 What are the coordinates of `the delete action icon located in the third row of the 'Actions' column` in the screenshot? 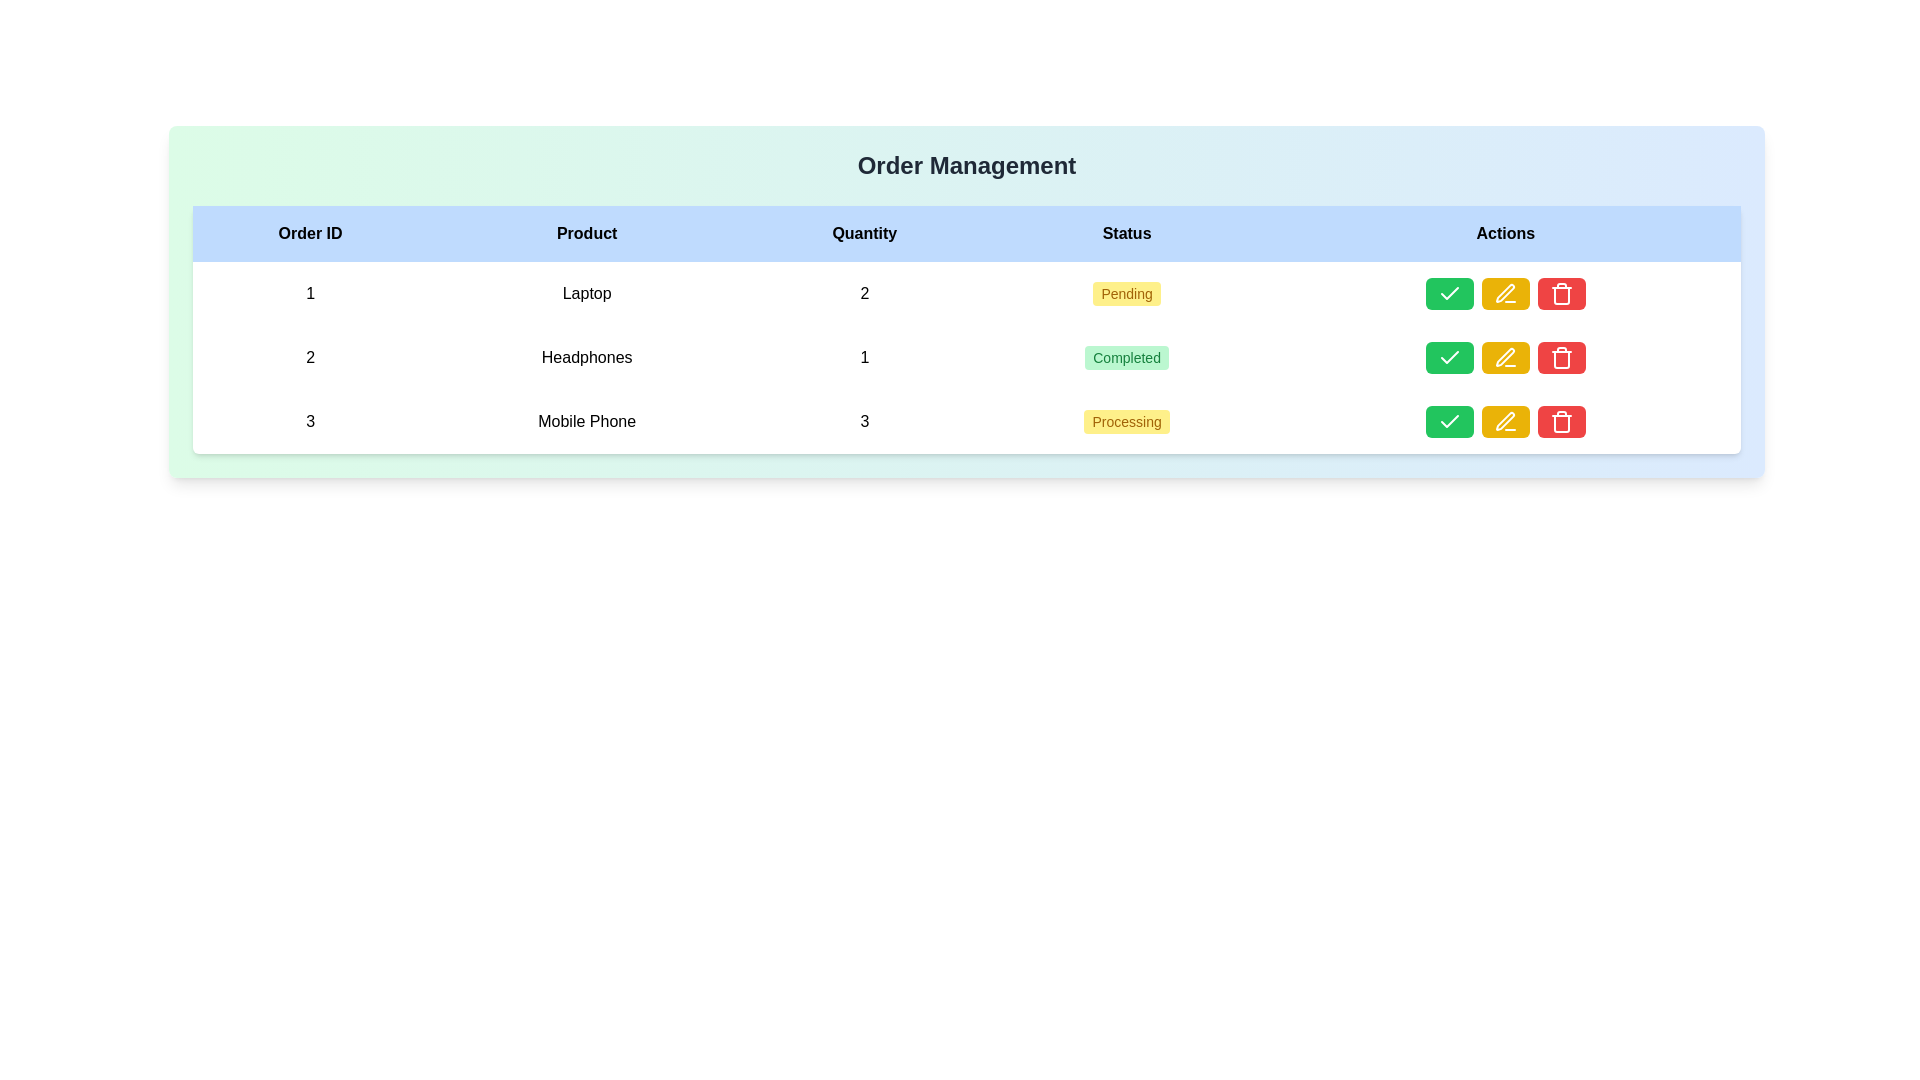 It's located at (1560, 293).